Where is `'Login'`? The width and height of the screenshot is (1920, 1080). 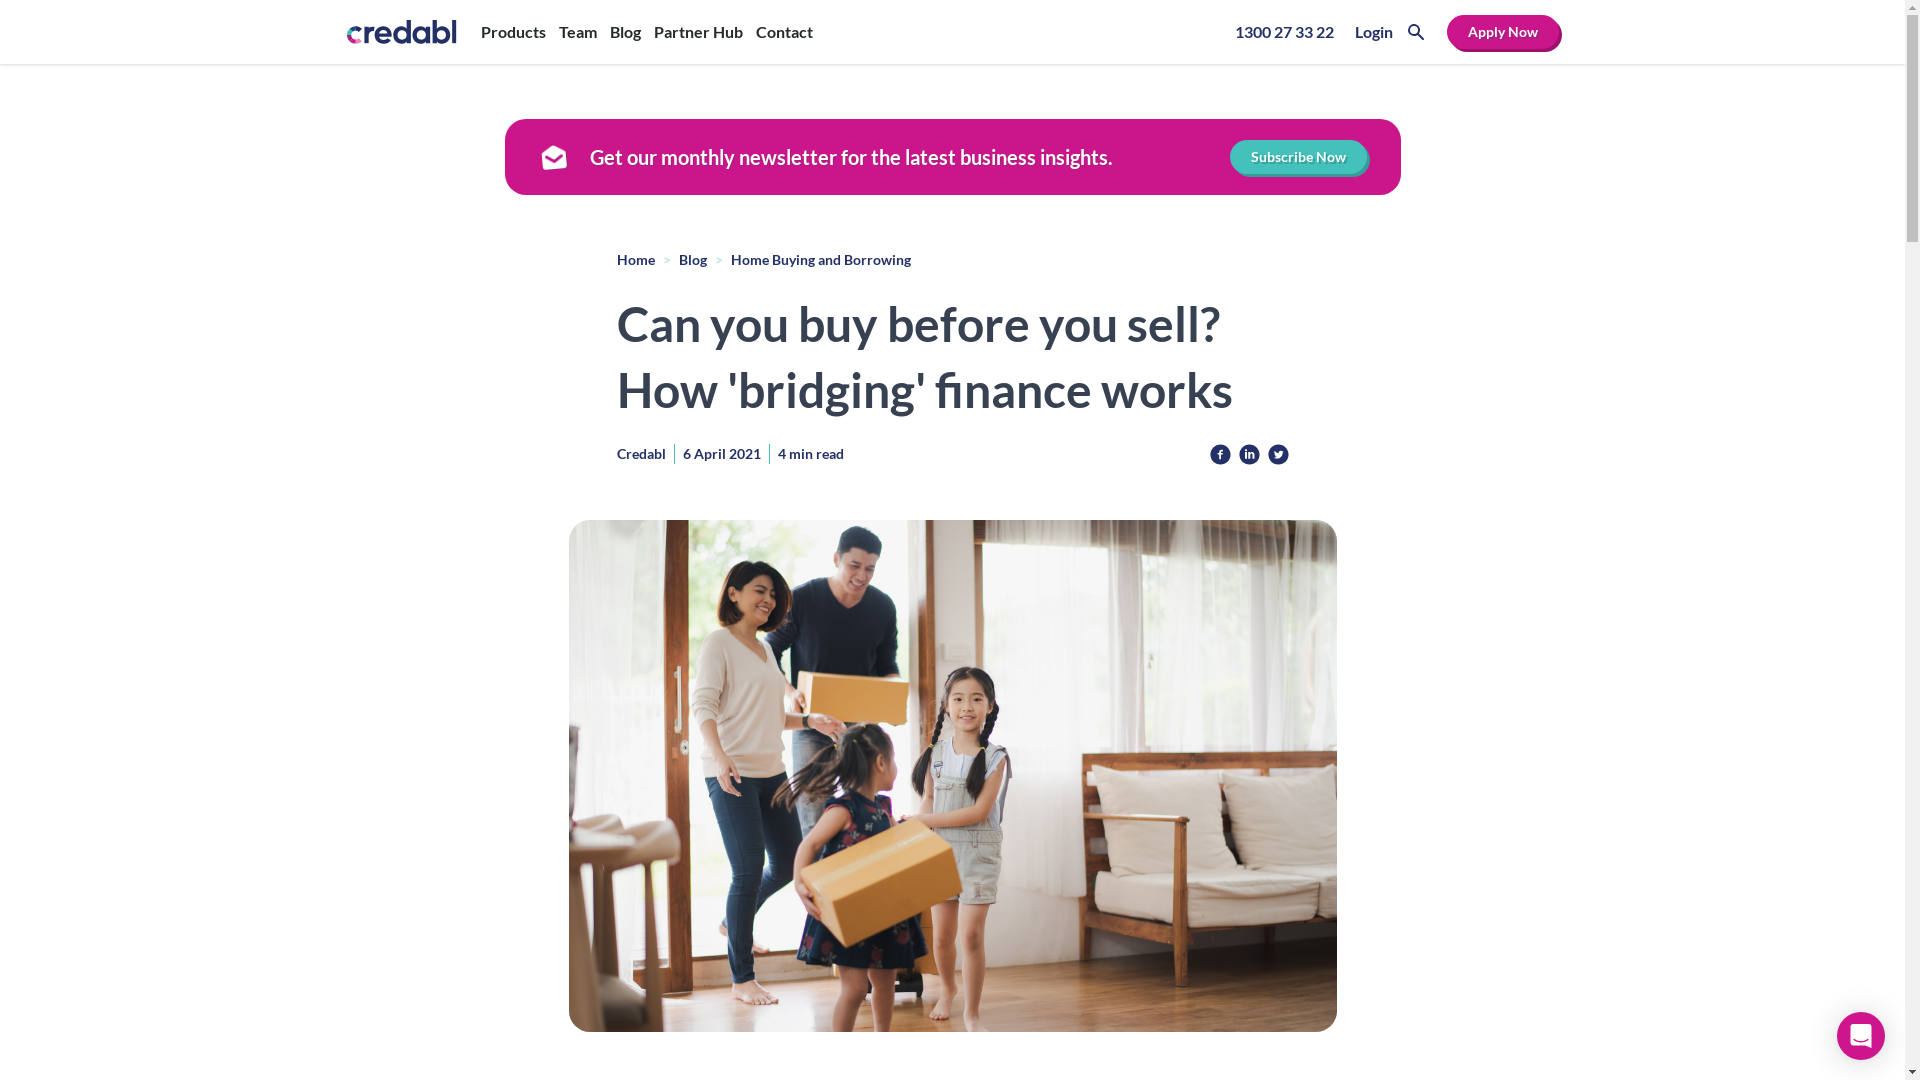 'Login' is located at coordinates (1371, 31).